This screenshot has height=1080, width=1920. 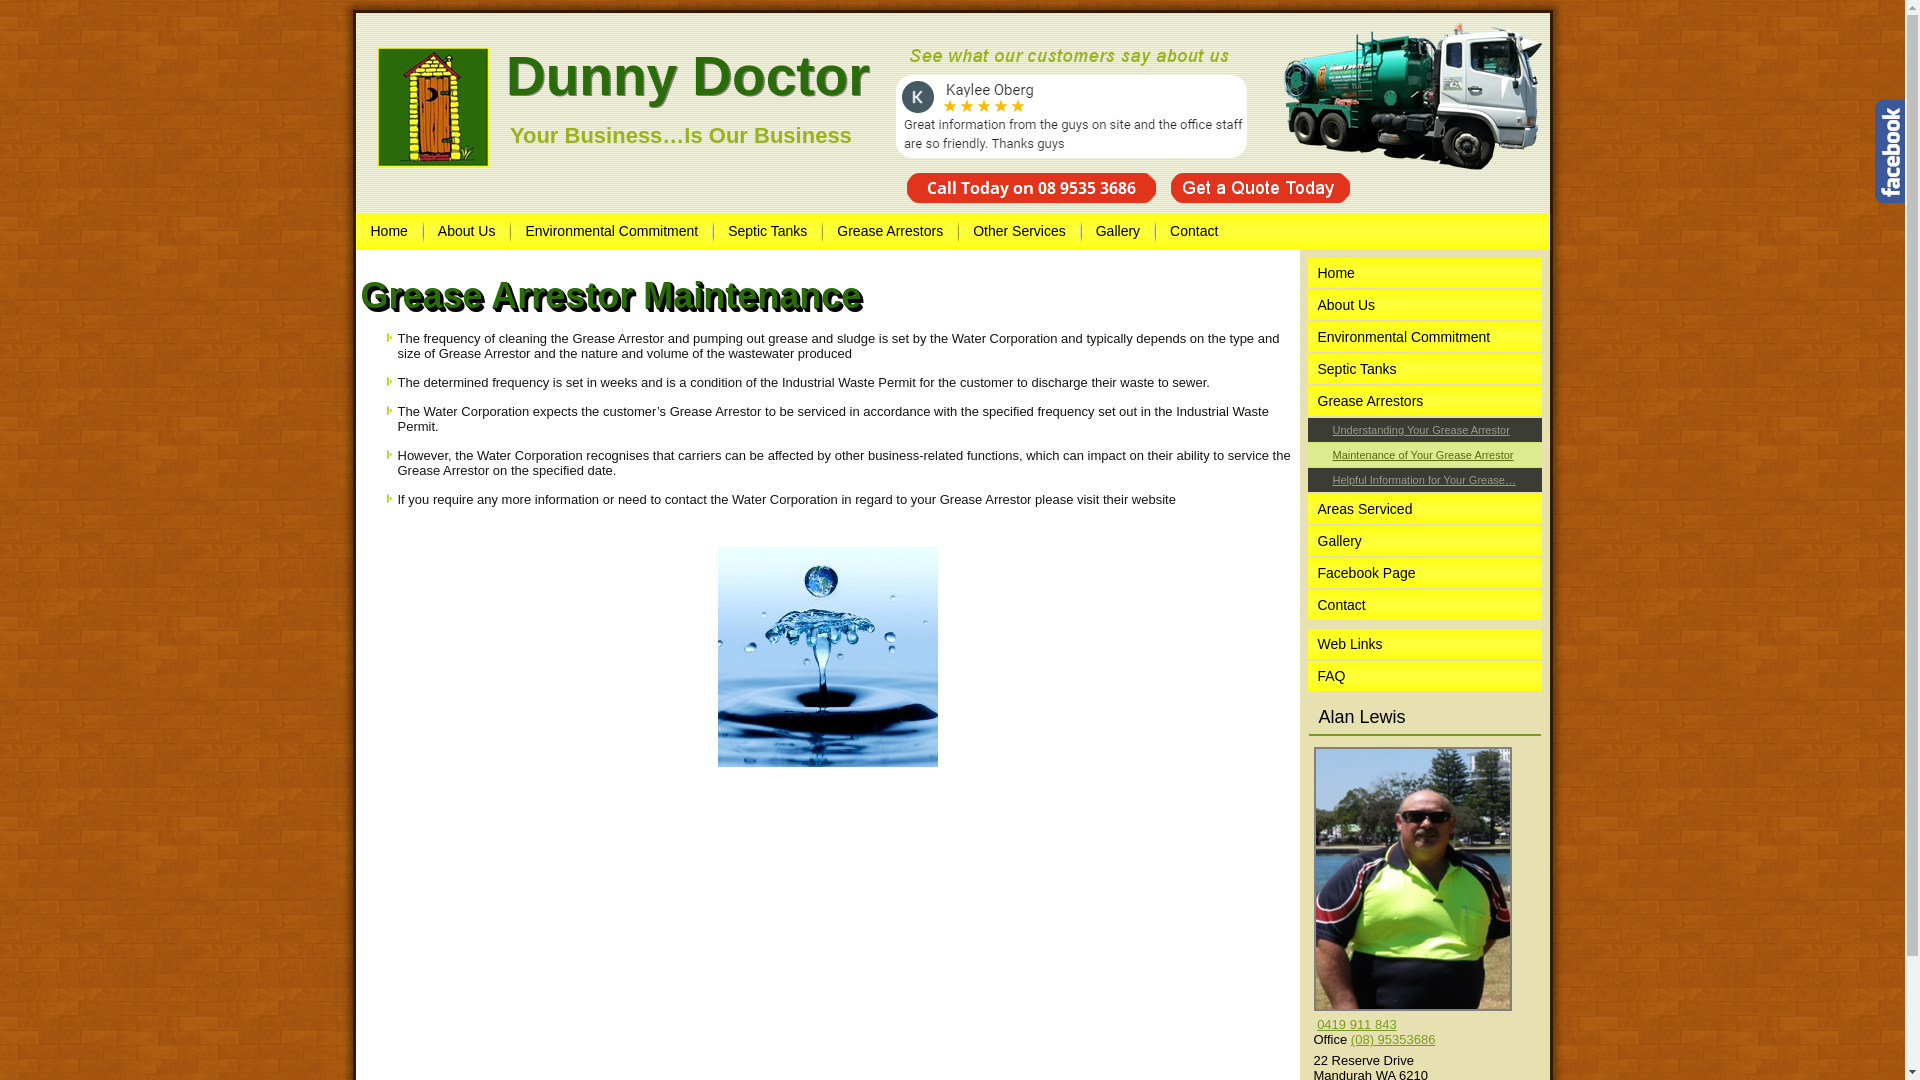 I want to click on 'Other Services', so click(x=1019, y=230).